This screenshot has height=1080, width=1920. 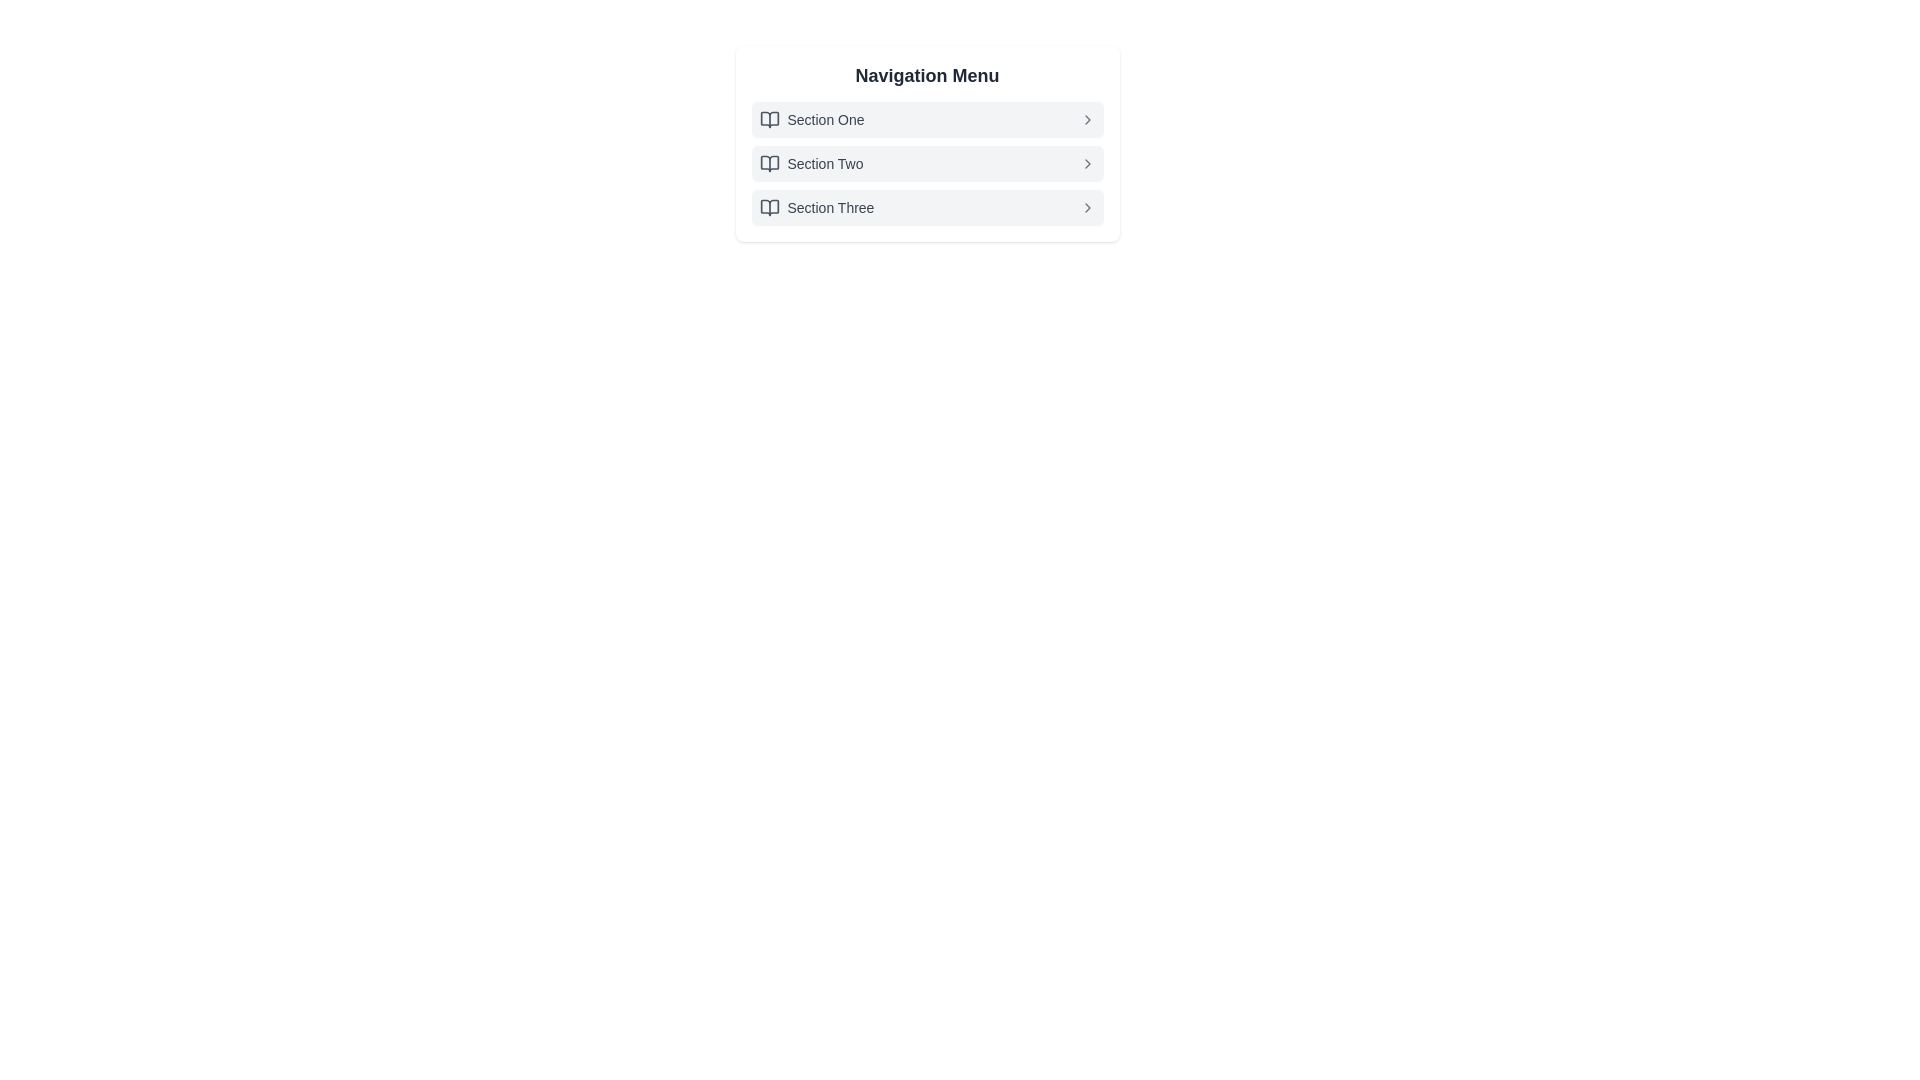 I want to click on the open book icon representing the 'Section Three' option in the navigation menu, so click(x=768, y=208).